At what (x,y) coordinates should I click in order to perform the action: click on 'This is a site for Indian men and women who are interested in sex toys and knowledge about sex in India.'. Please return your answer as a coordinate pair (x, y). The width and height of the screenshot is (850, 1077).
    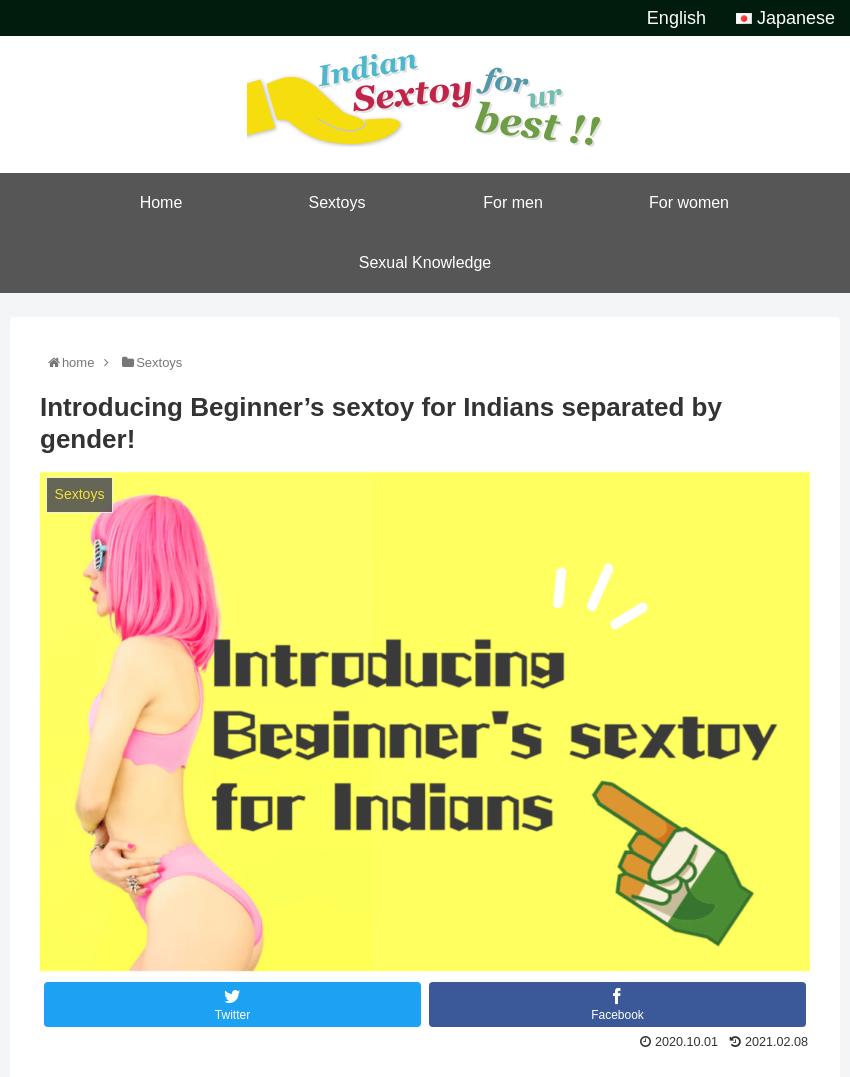
    Looking at the image, I should click on (424, 19).